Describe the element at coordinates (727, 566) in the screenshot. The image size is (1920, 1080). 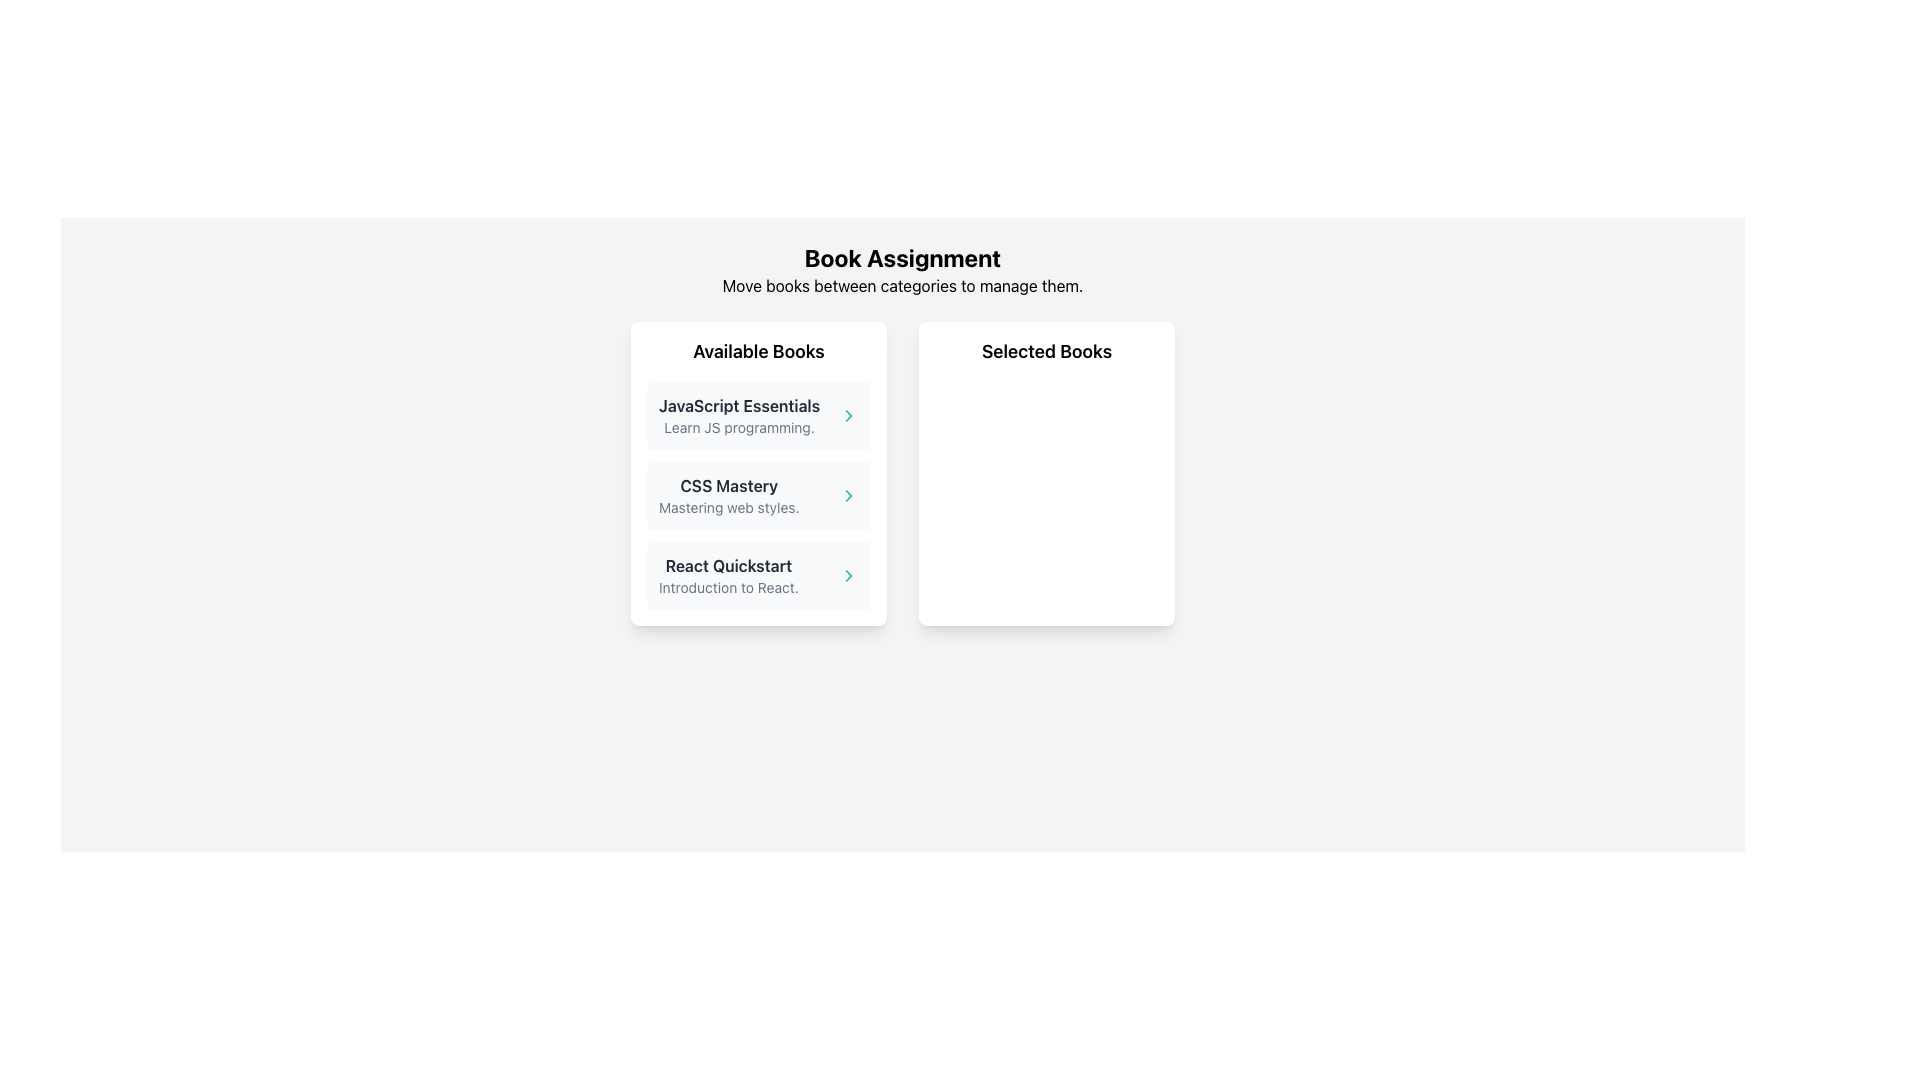
I see `the title Text Label of the book in the third row of the 'Available Books' section` at that location.